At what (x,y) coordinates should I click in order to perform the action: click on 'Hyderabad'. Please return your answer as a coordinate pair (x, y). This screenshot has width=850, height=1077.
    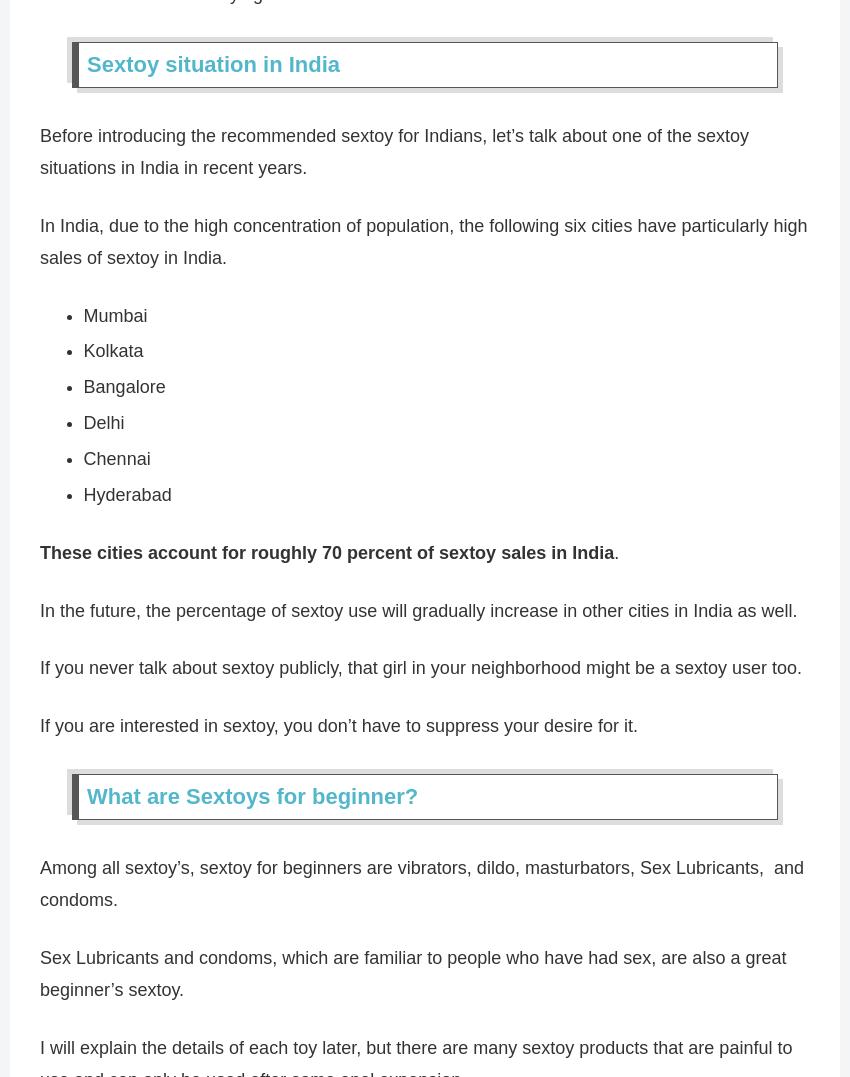
    Looking at the image, I should click on (125, 494).